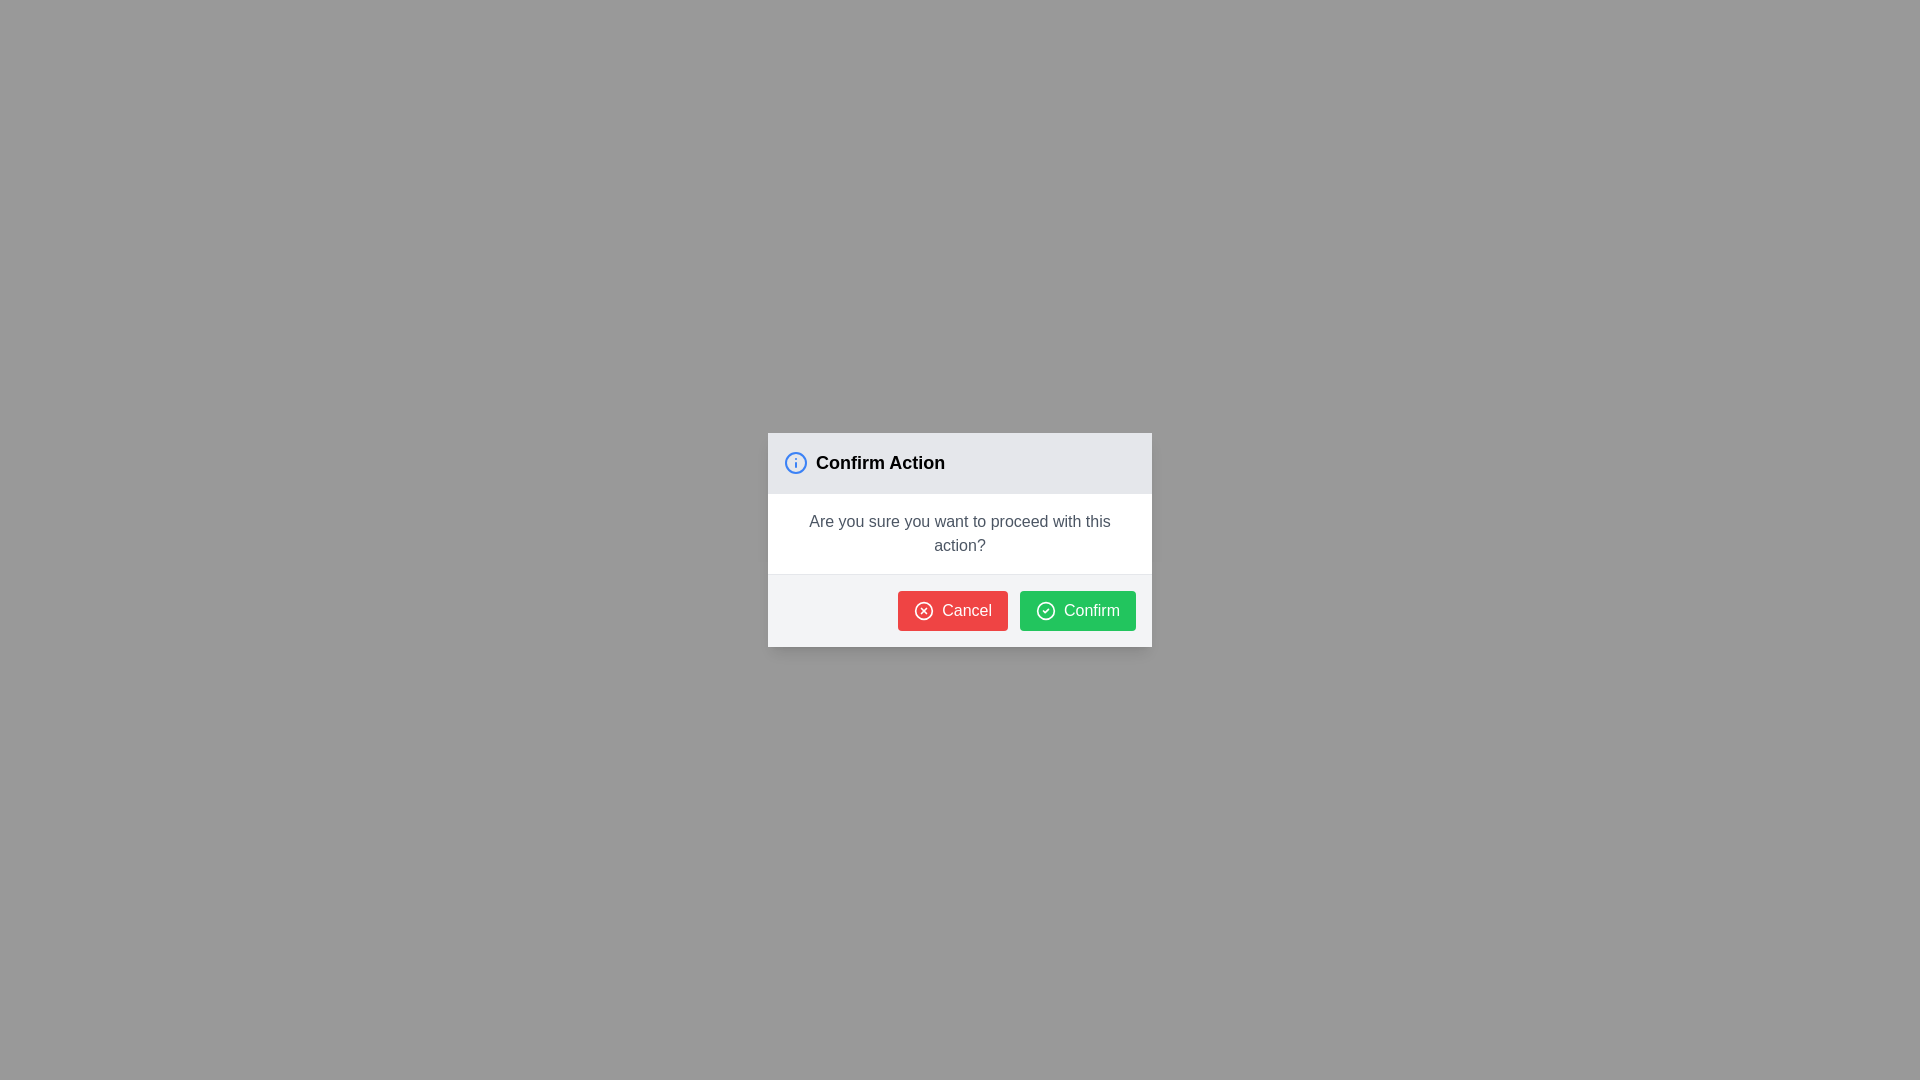  Describe the element at coordinates (960, 608) in the screenshot. I see `the 'Cancel' button, which is styled with a red background and white text, located at the bottom section of the modal dialog box, to abort the action` at that location.